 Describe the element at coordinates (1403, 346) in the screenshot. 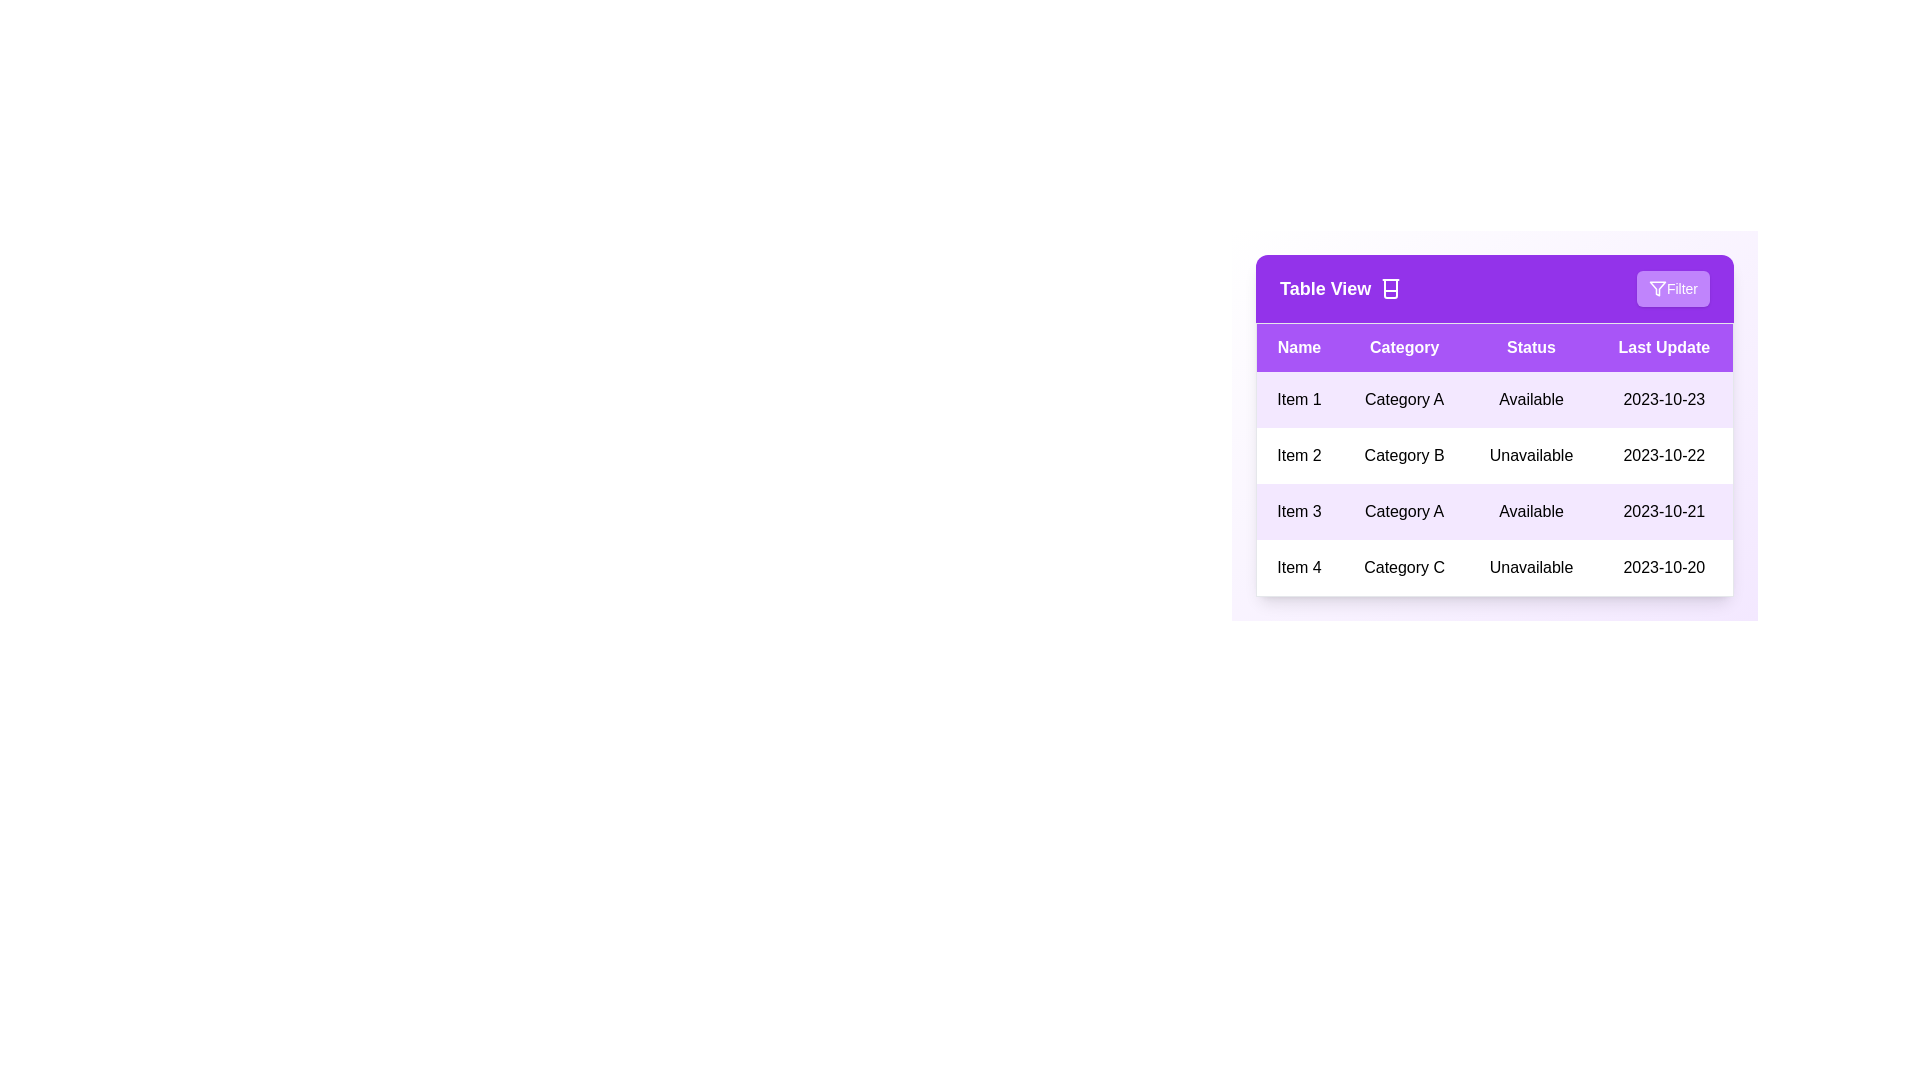

I see `the header Category to sort the table by that column` at that location.